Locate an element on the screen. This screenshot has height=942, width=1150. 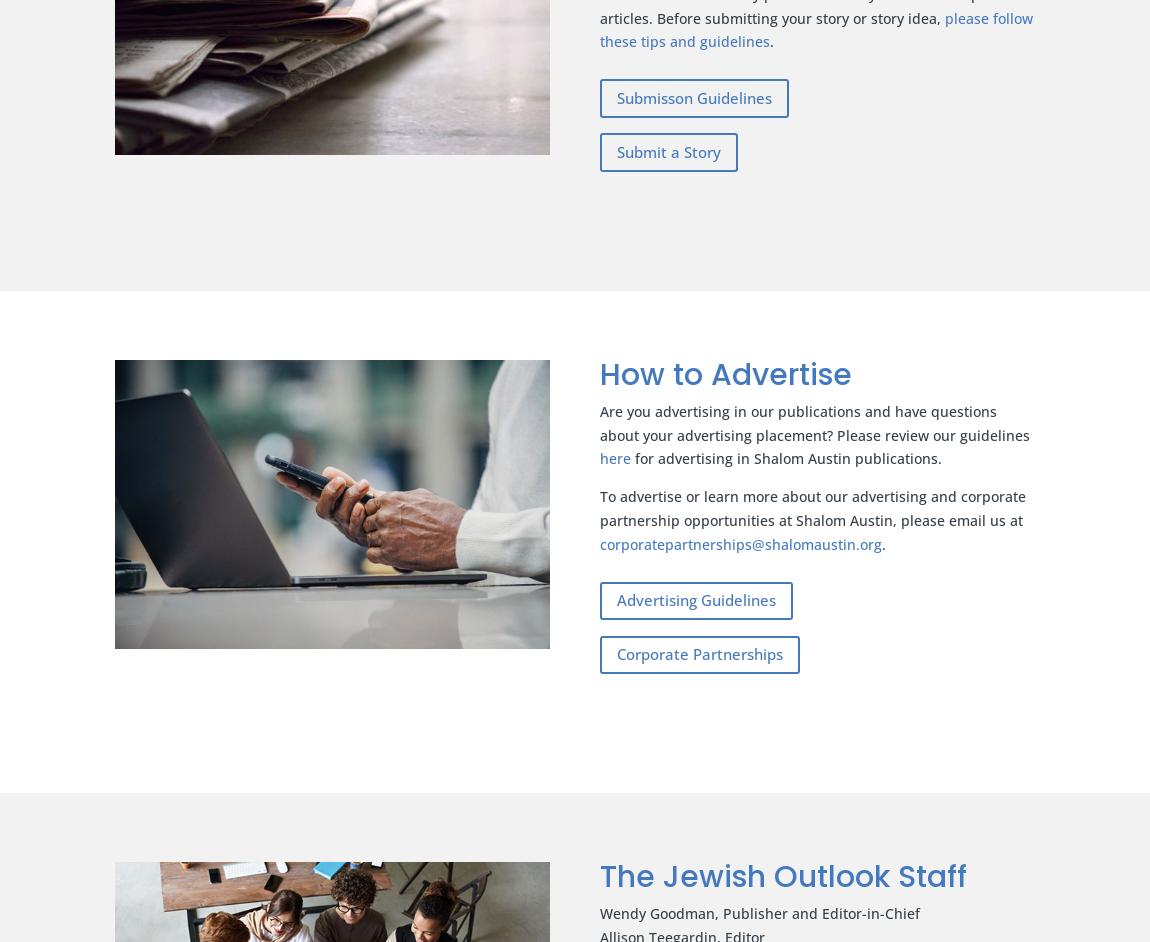
'corporatepartnerships@shalomaustin.org' is located at coordinates (598, 542).